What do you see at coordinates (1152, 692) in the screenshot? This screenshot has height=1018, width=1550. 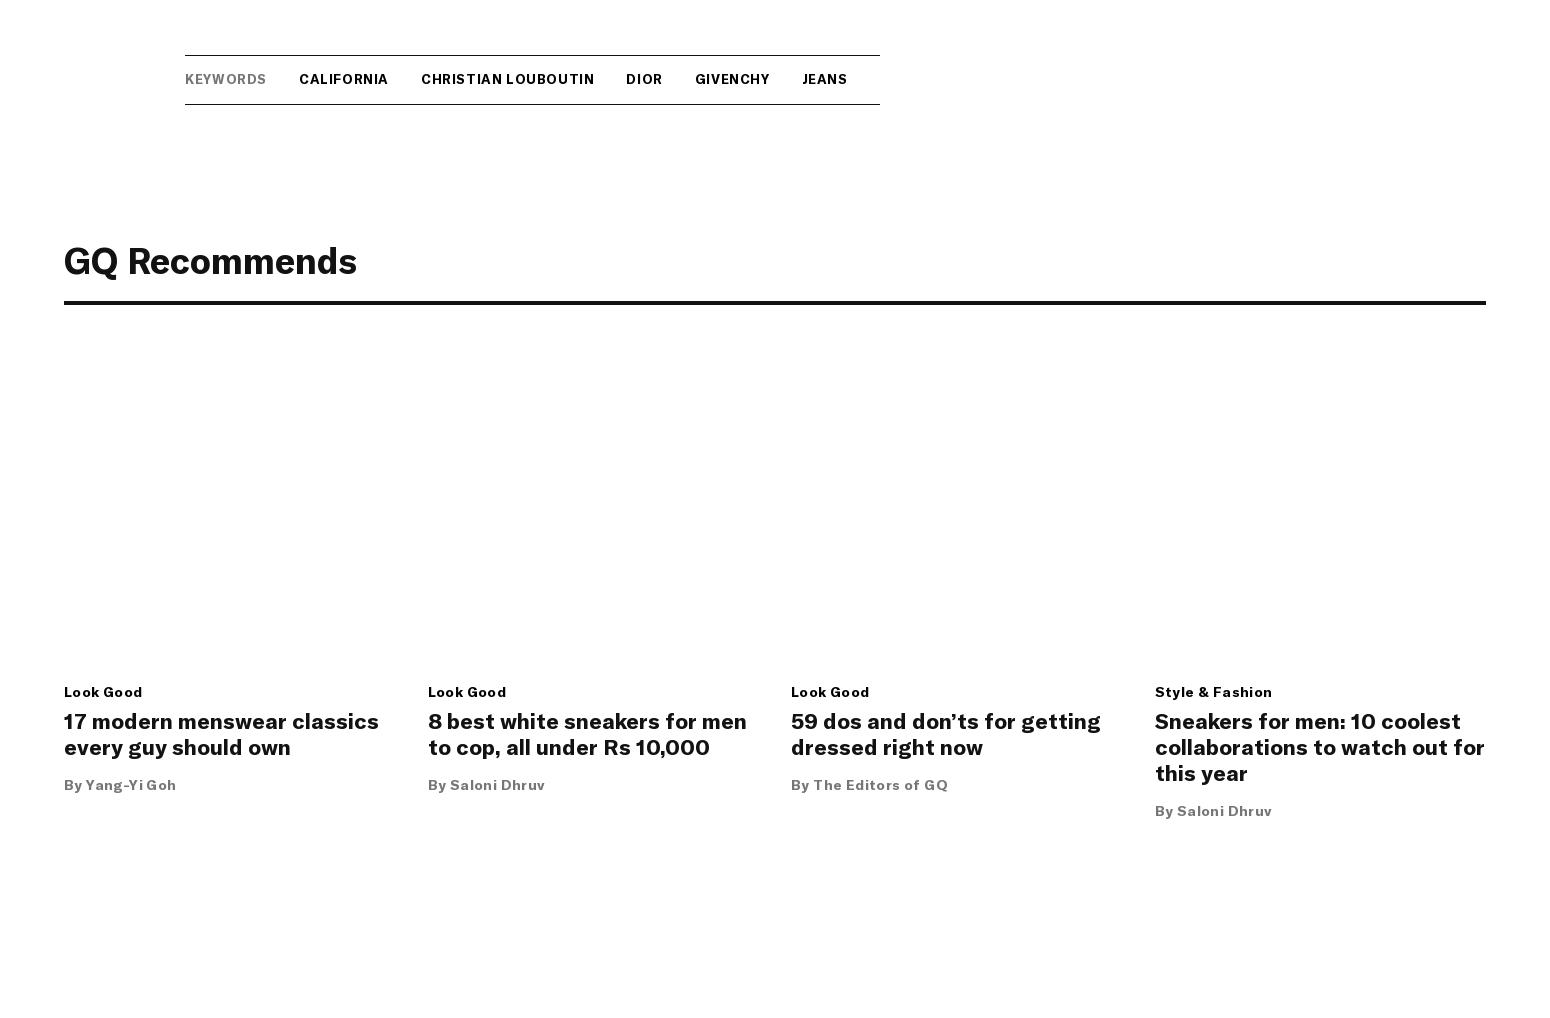 I see `'Style & Fashion'` at bounding box center [1152, 692].